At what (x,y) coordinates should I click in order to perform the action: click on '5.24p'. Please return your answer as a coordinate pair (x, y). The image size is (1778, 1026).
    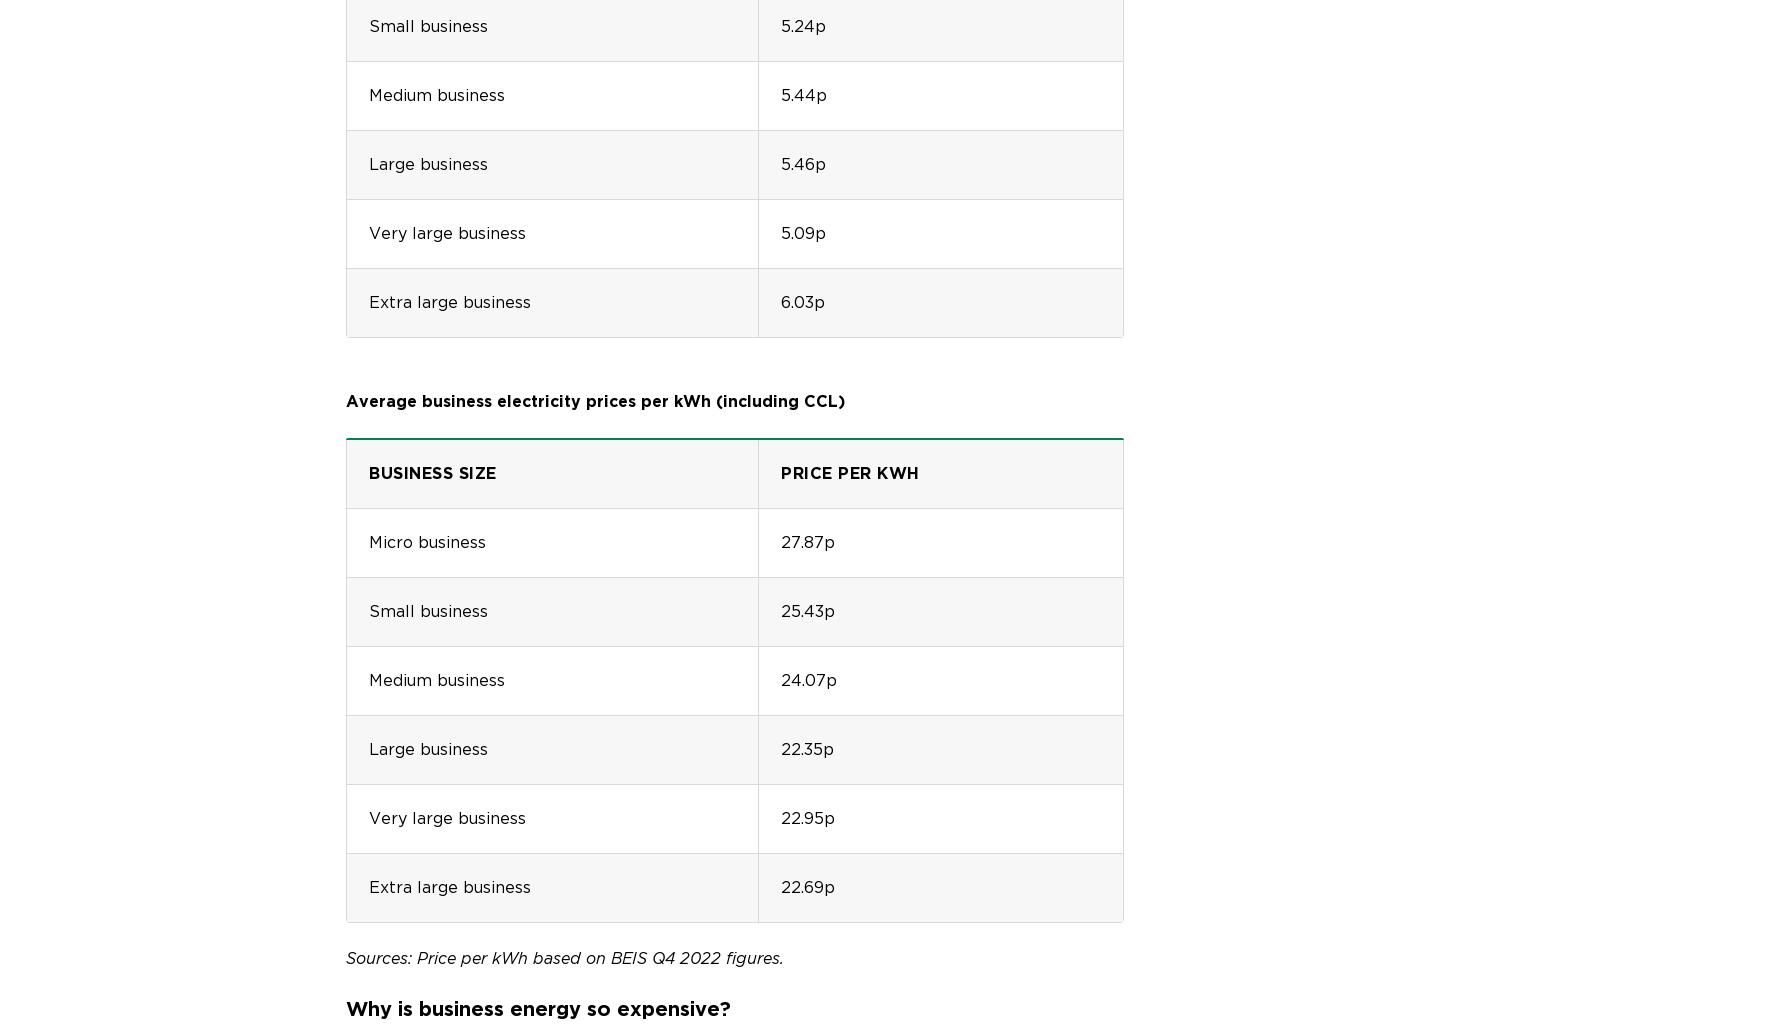
    Looking at the image, I should click on (803, 25).